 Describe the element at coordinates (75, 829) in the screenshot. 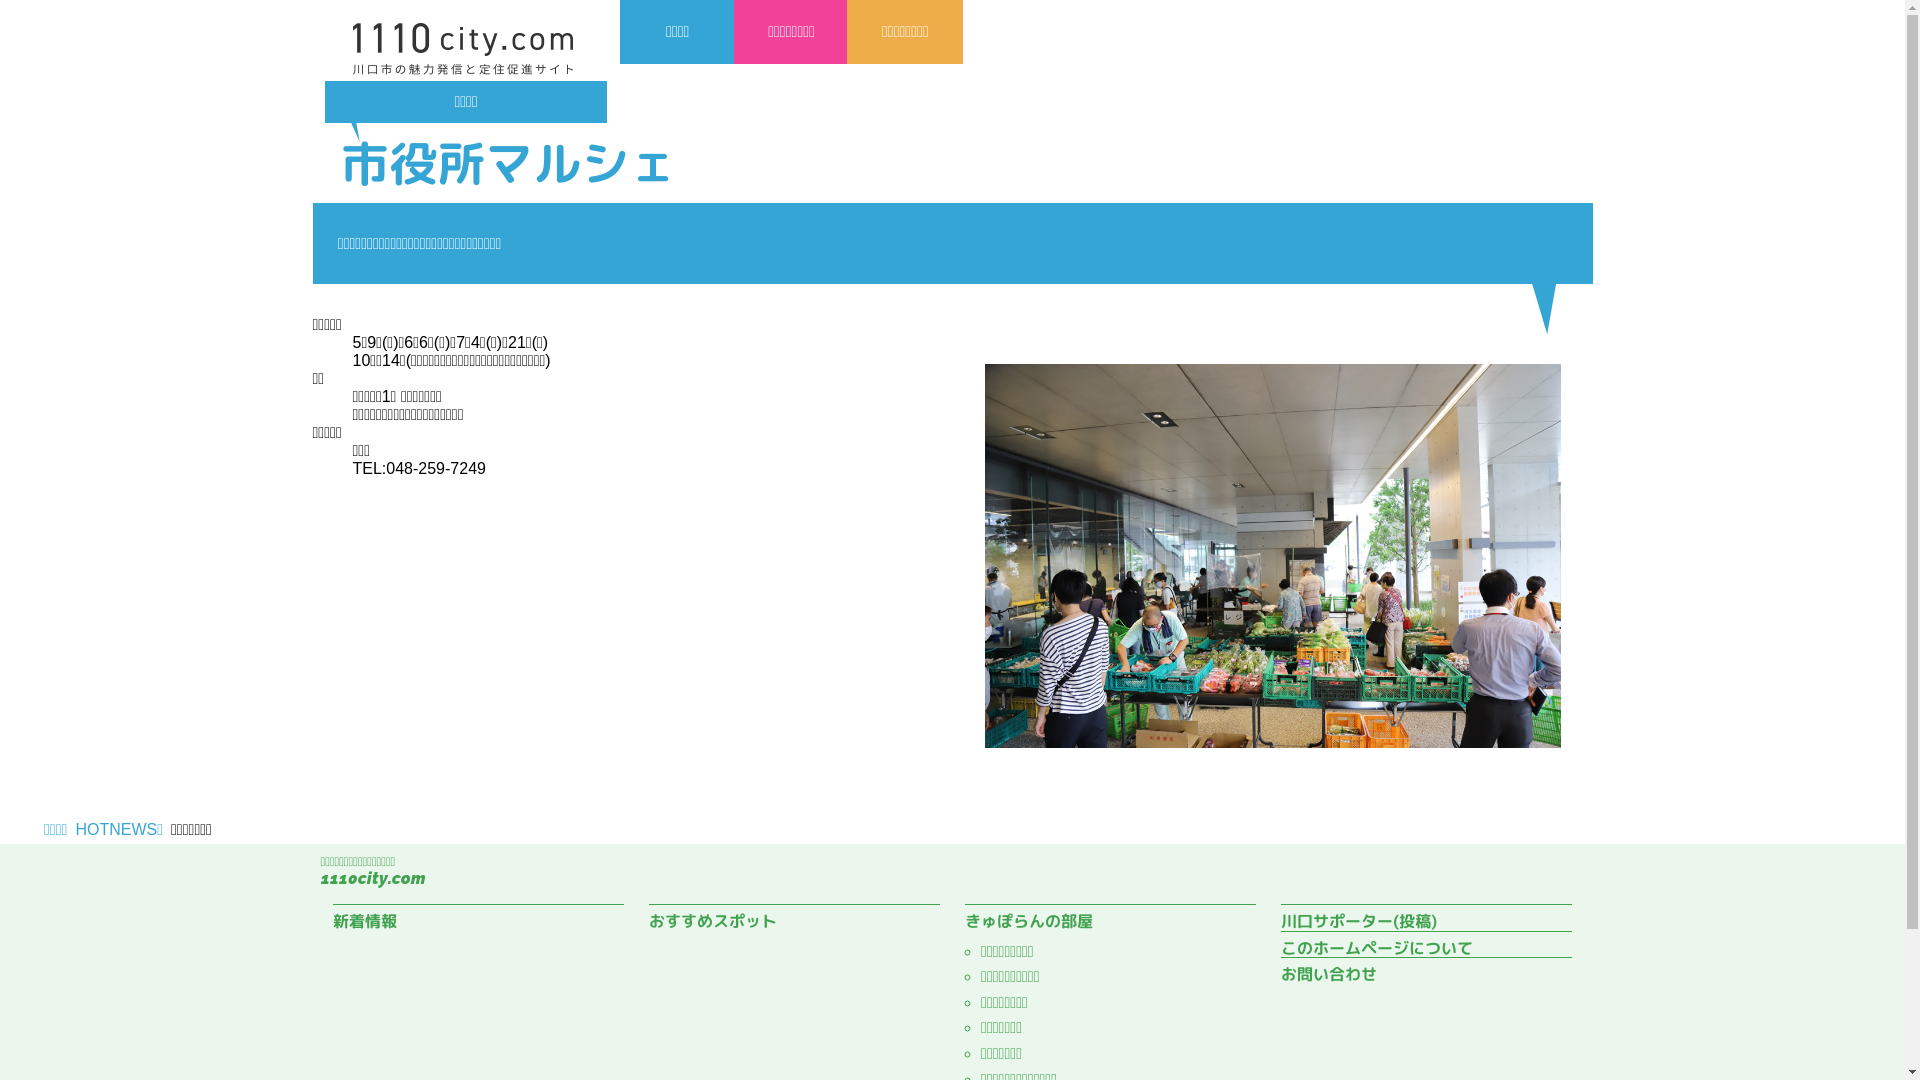

I see `'HOTNEWS'` at that location.